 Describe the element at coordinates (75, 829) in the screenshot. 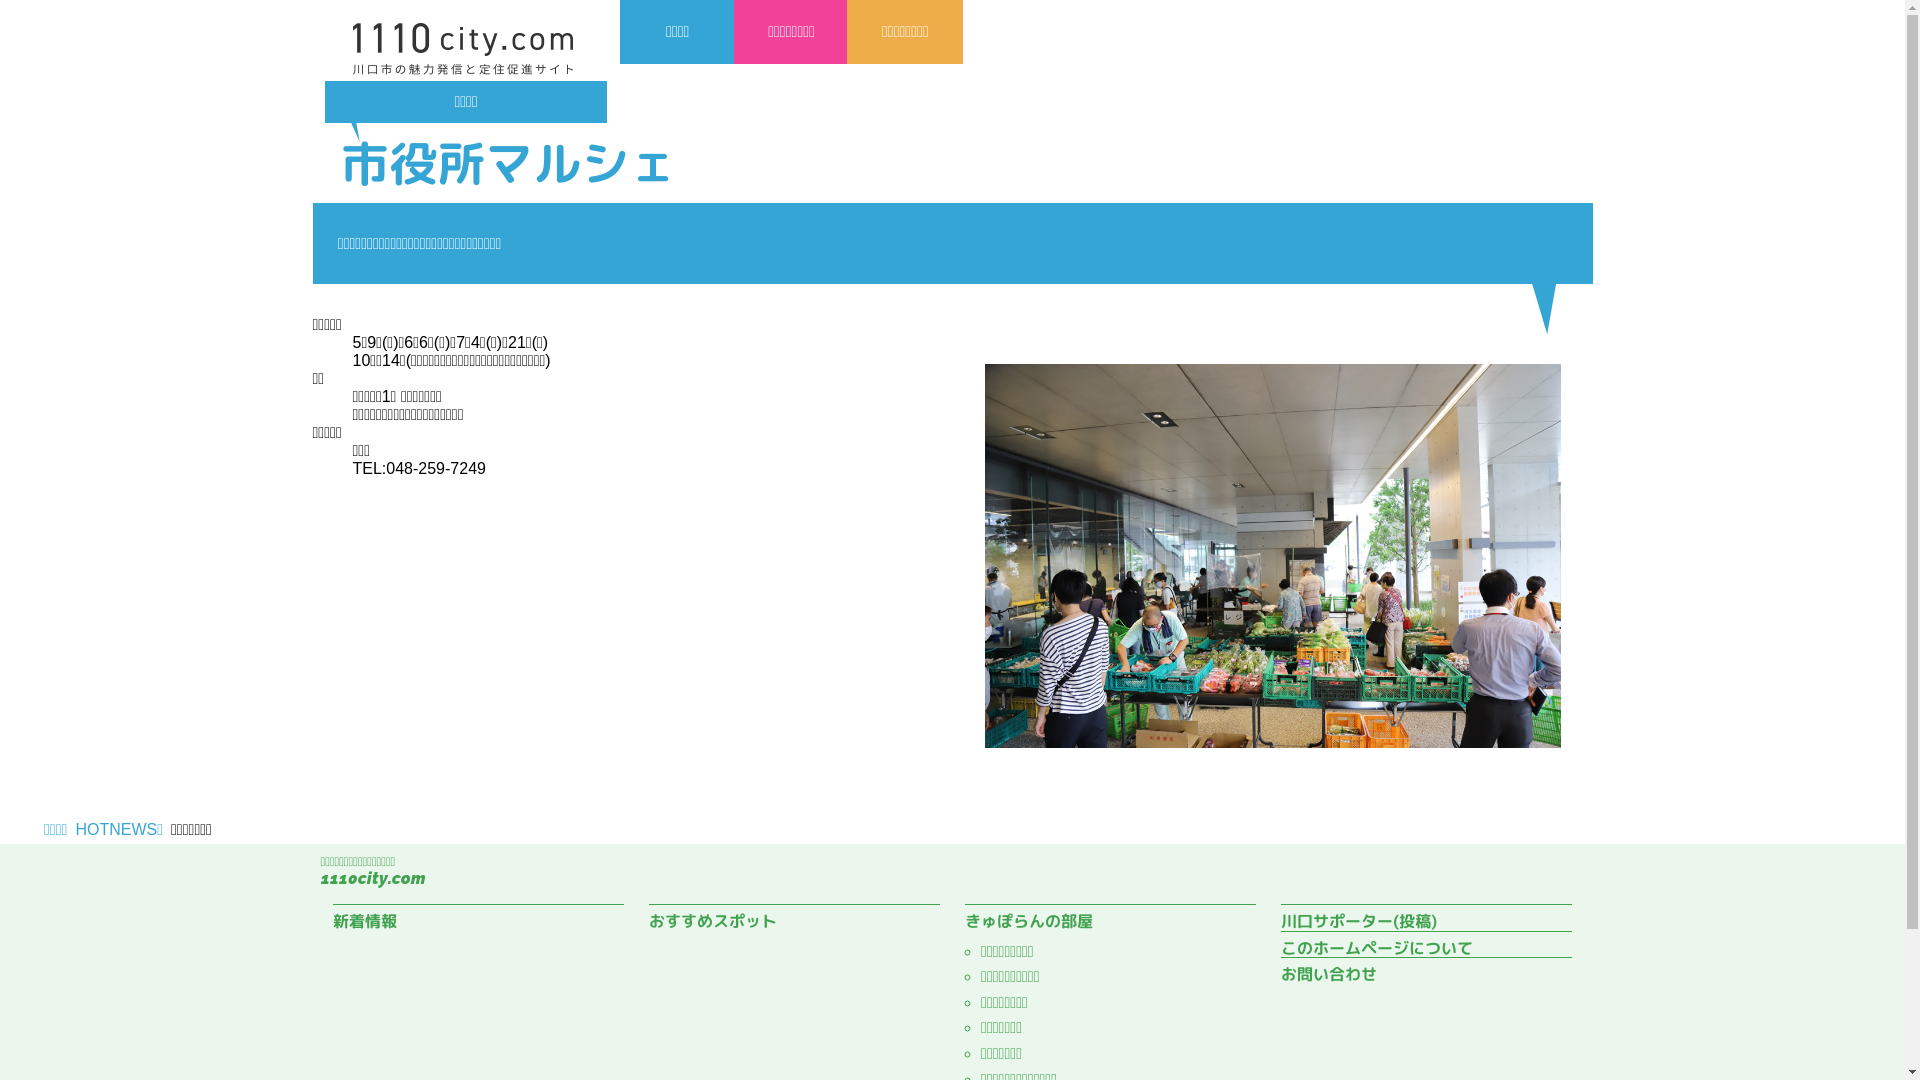

I see `'HOTNEWS'` at that location.